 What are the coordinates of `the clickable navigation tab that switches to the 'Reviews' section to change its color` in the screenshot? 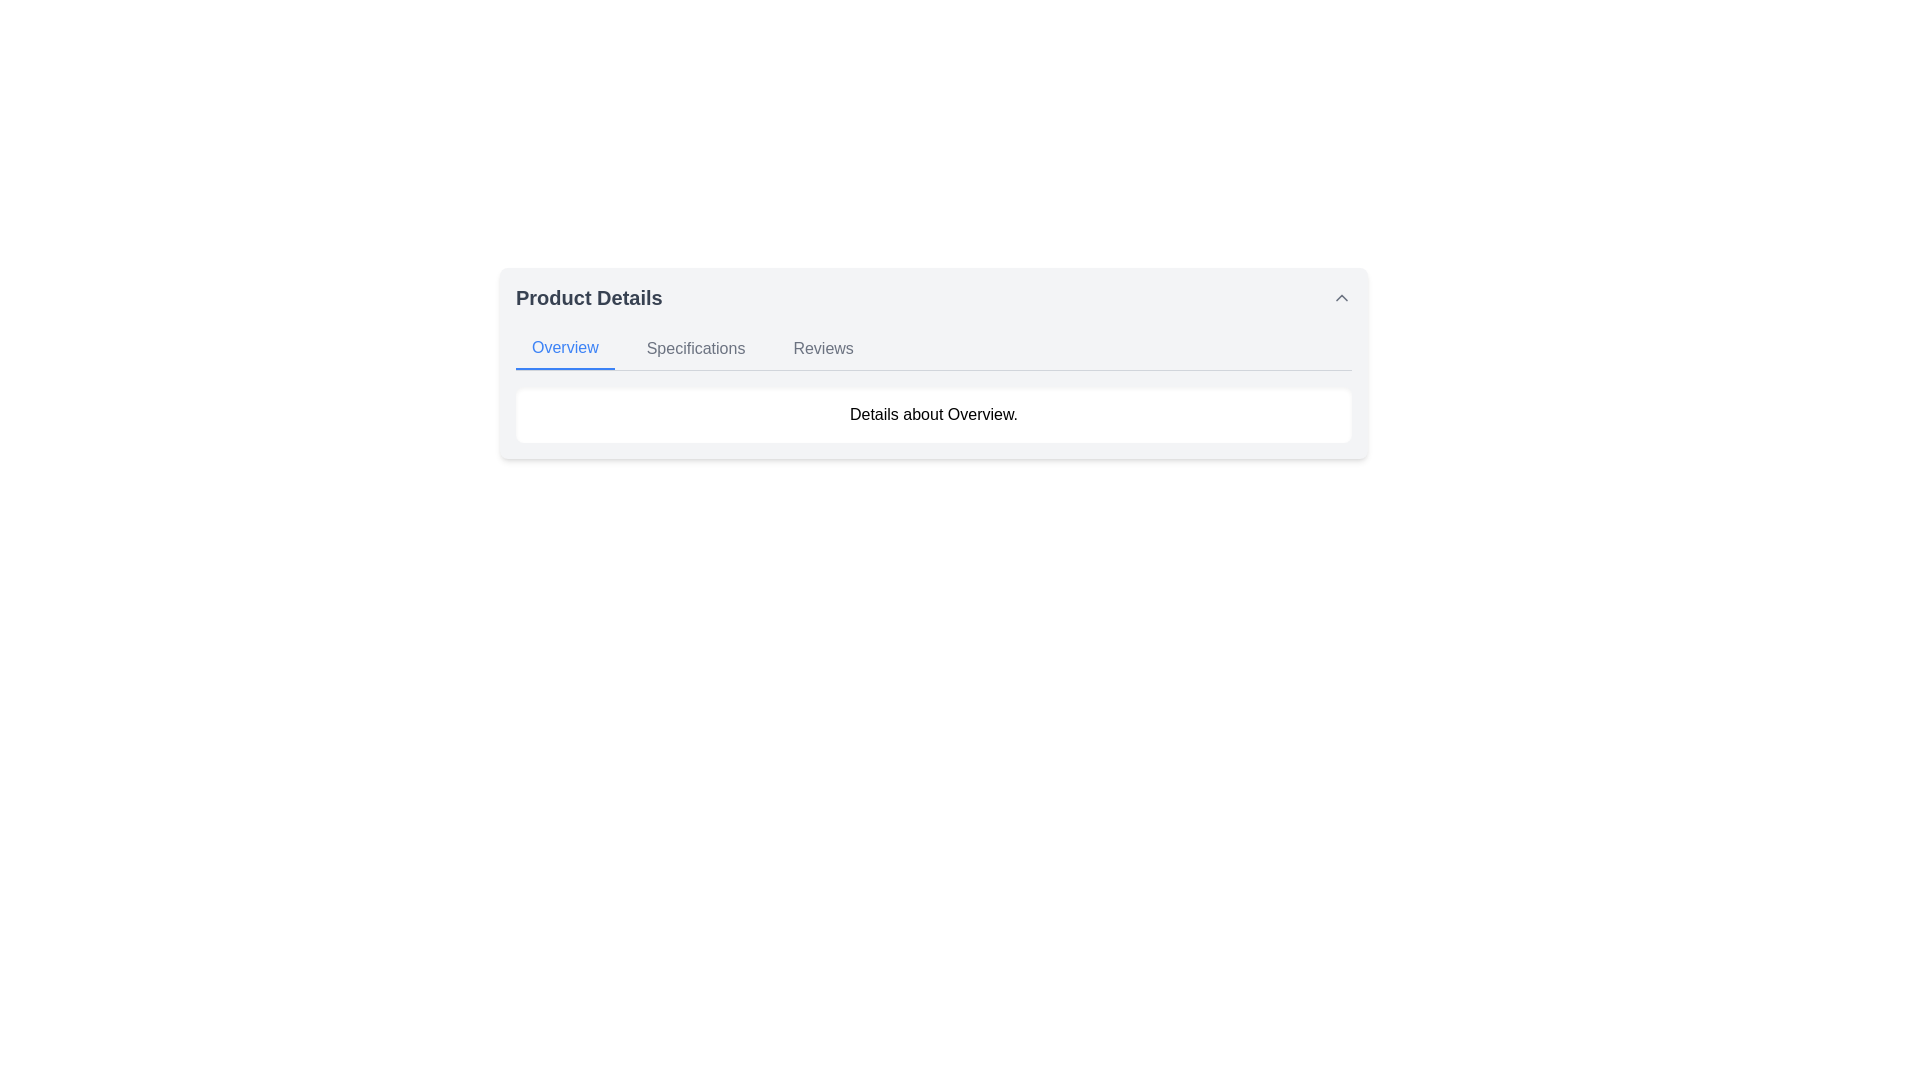 It's located at (823, 347).